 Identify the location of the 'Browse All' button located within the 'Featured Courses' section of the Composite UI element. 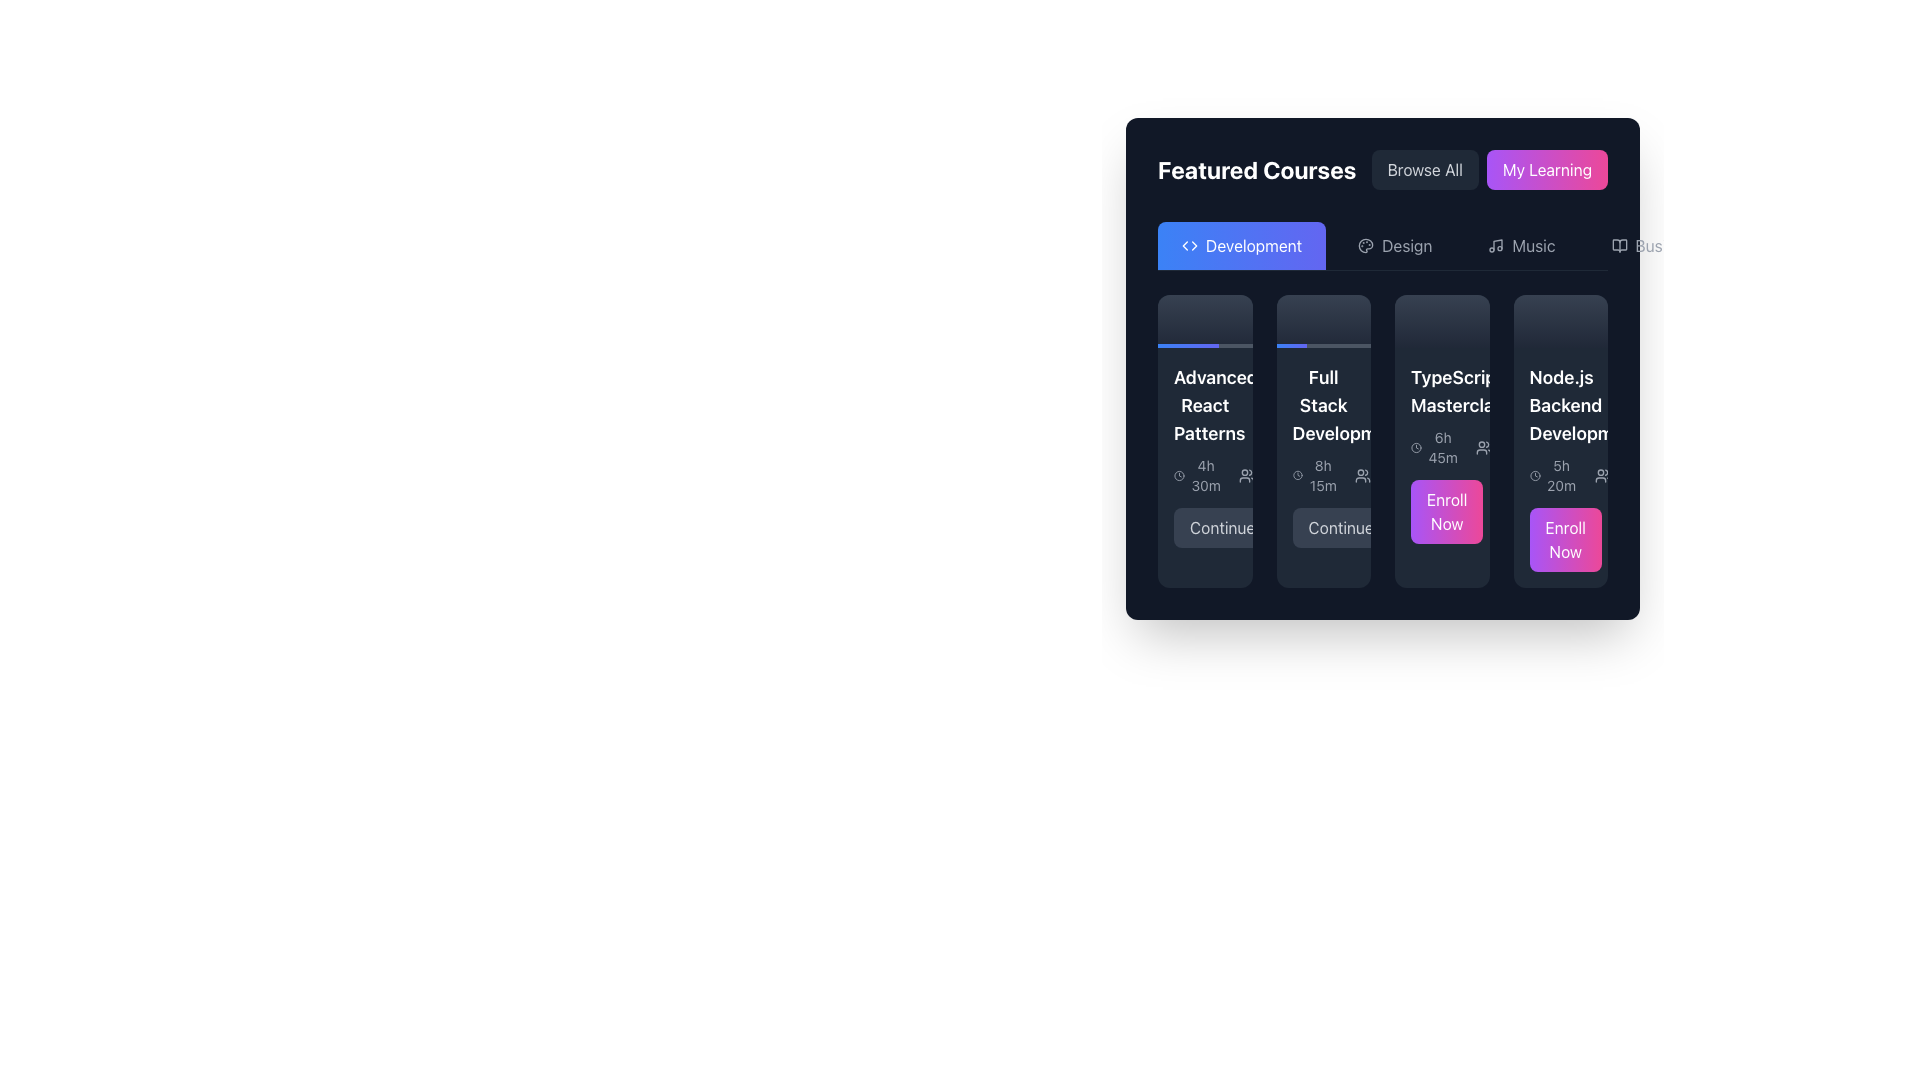
(1381, 168).